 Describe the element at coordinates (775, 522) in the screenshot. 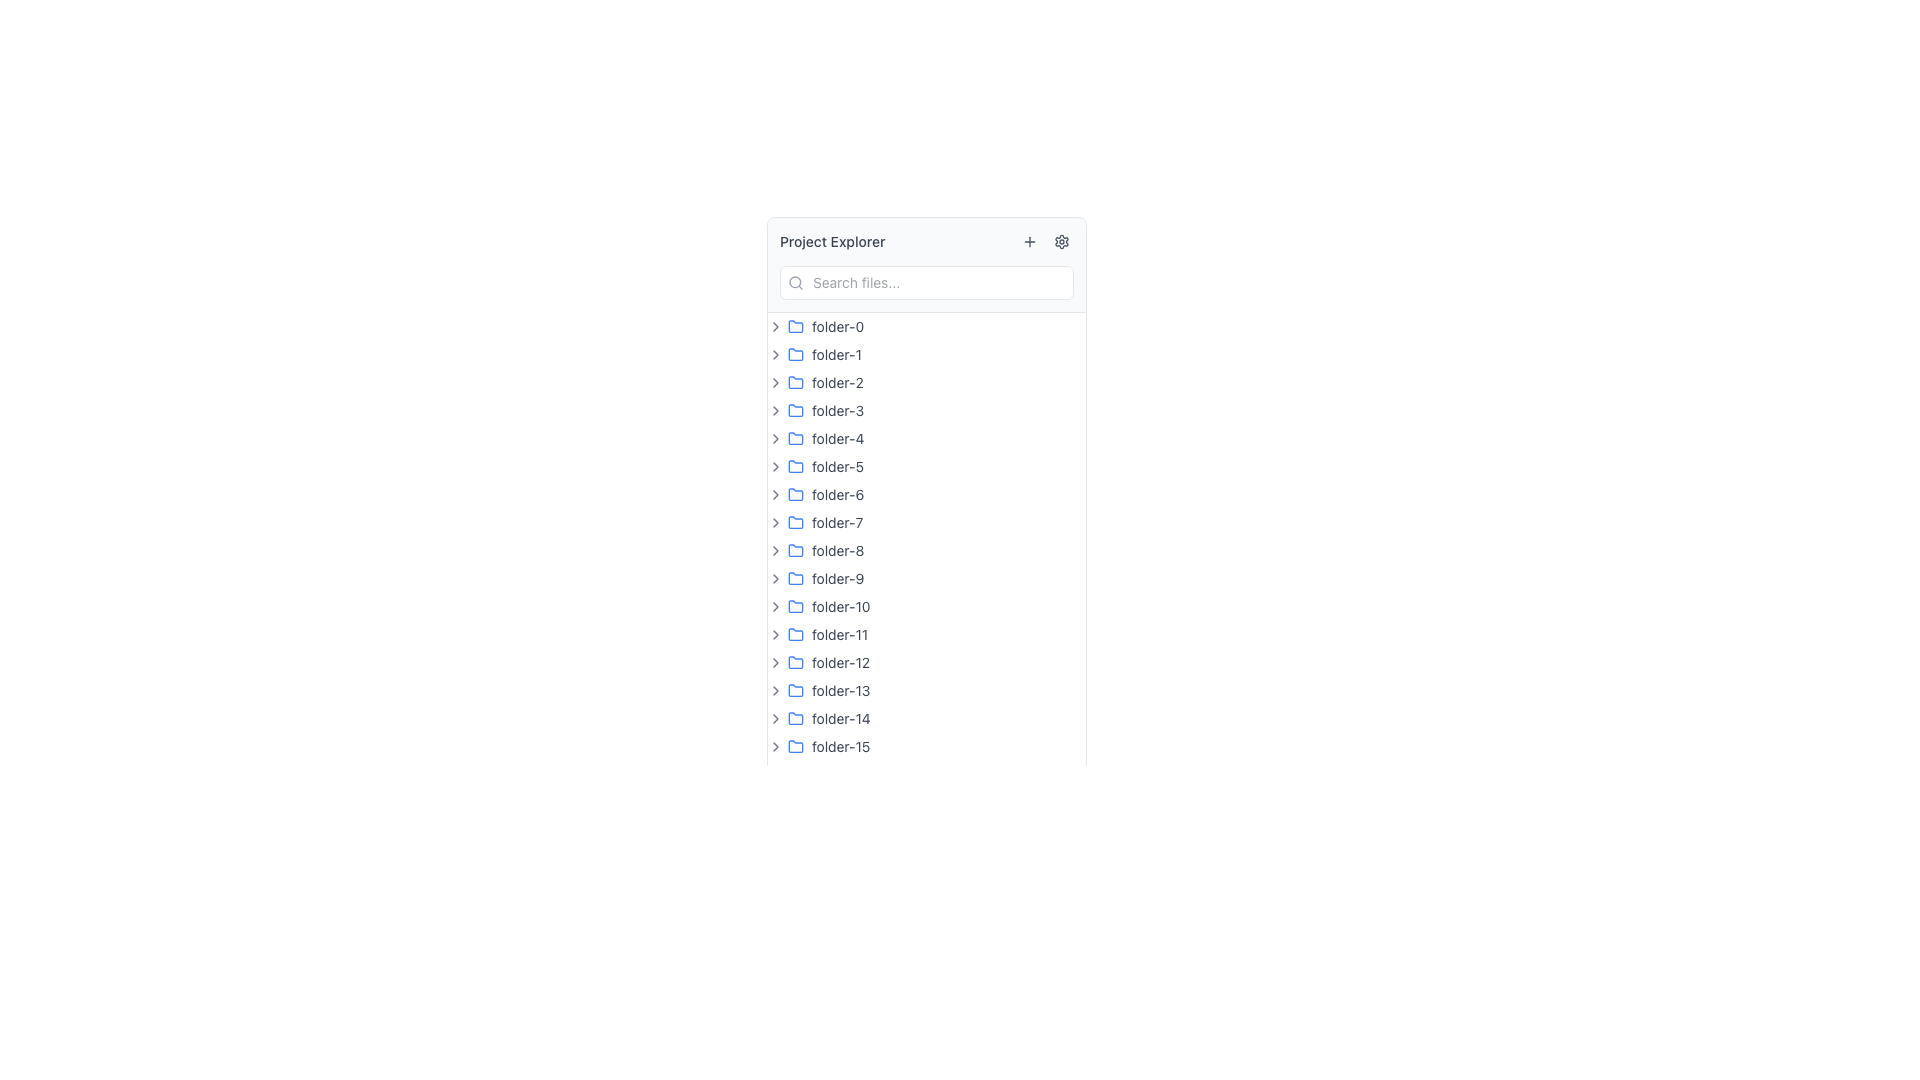

I see `the toggle button located to the left of the 'folder-7' label in the project explorer` at that location.